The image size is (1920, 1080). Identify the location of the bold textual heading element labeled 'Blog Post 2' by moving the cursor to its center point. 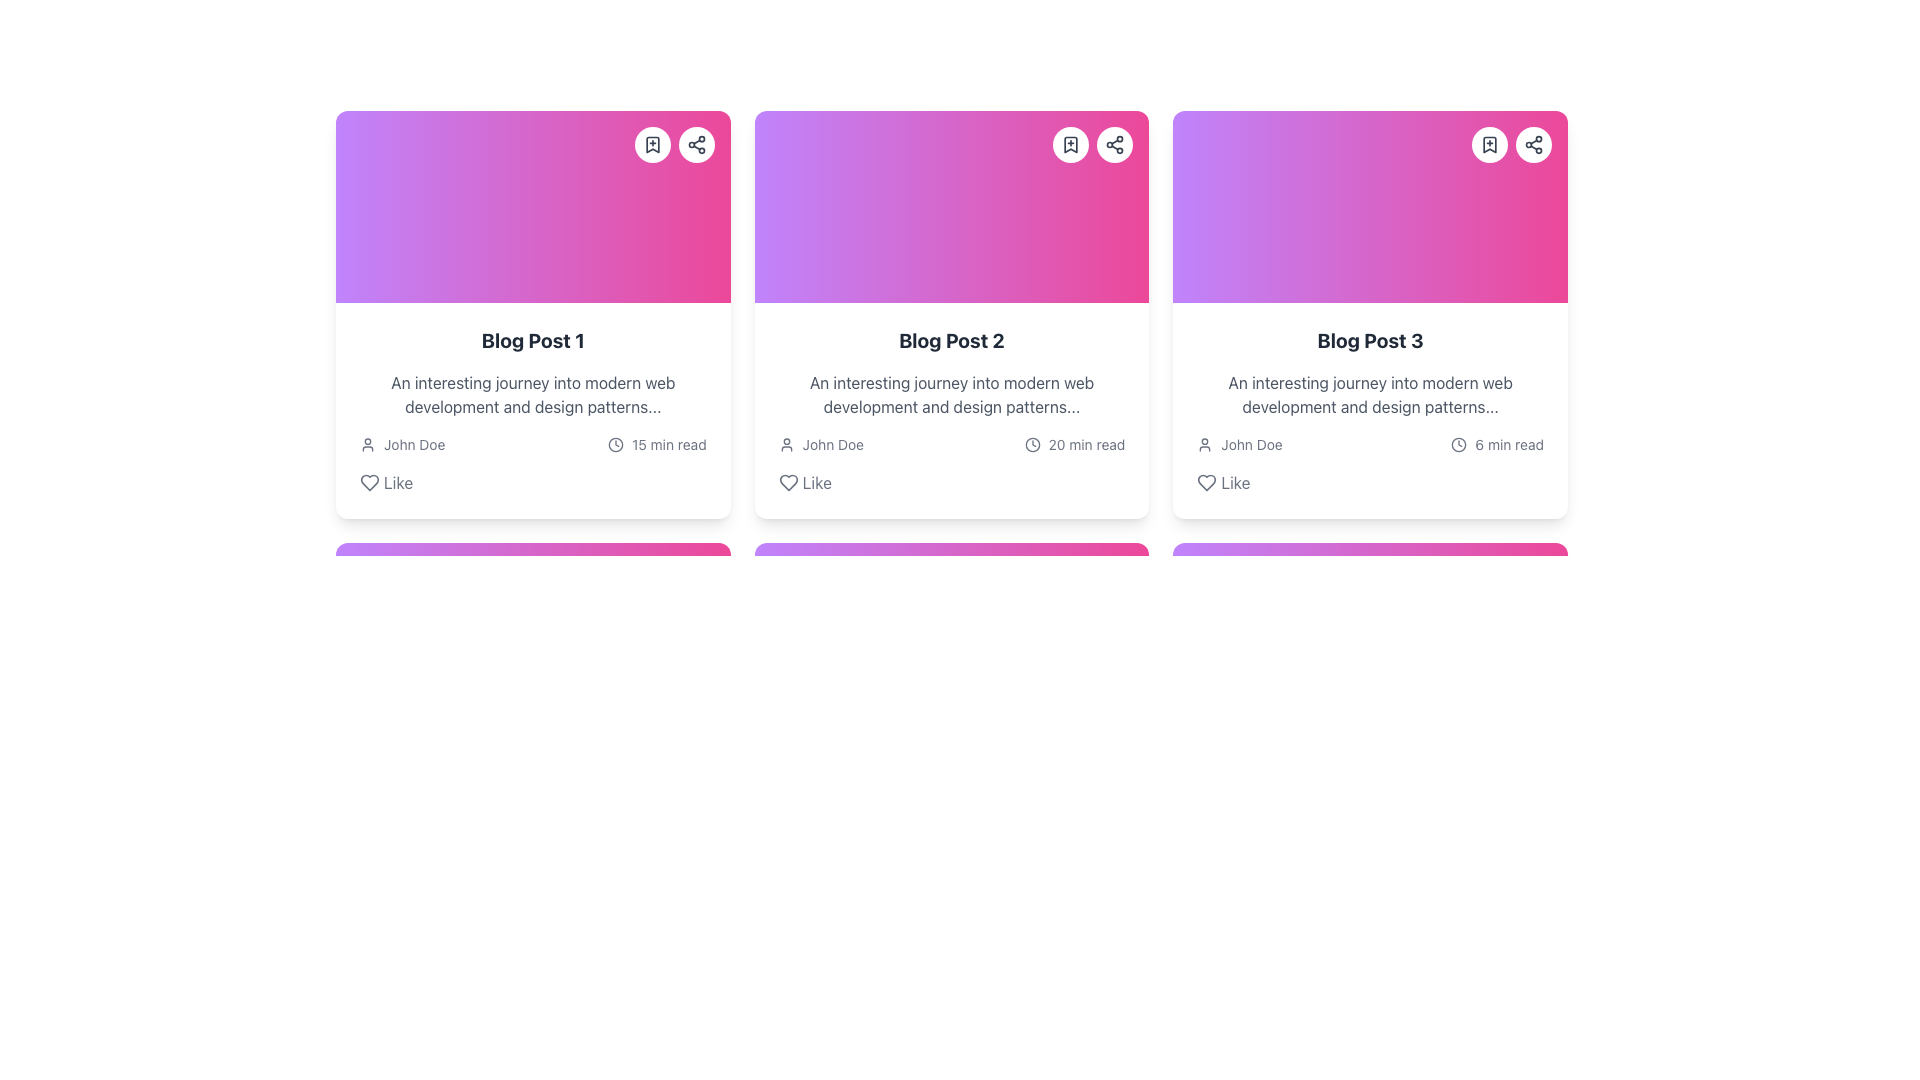
(950, 339).